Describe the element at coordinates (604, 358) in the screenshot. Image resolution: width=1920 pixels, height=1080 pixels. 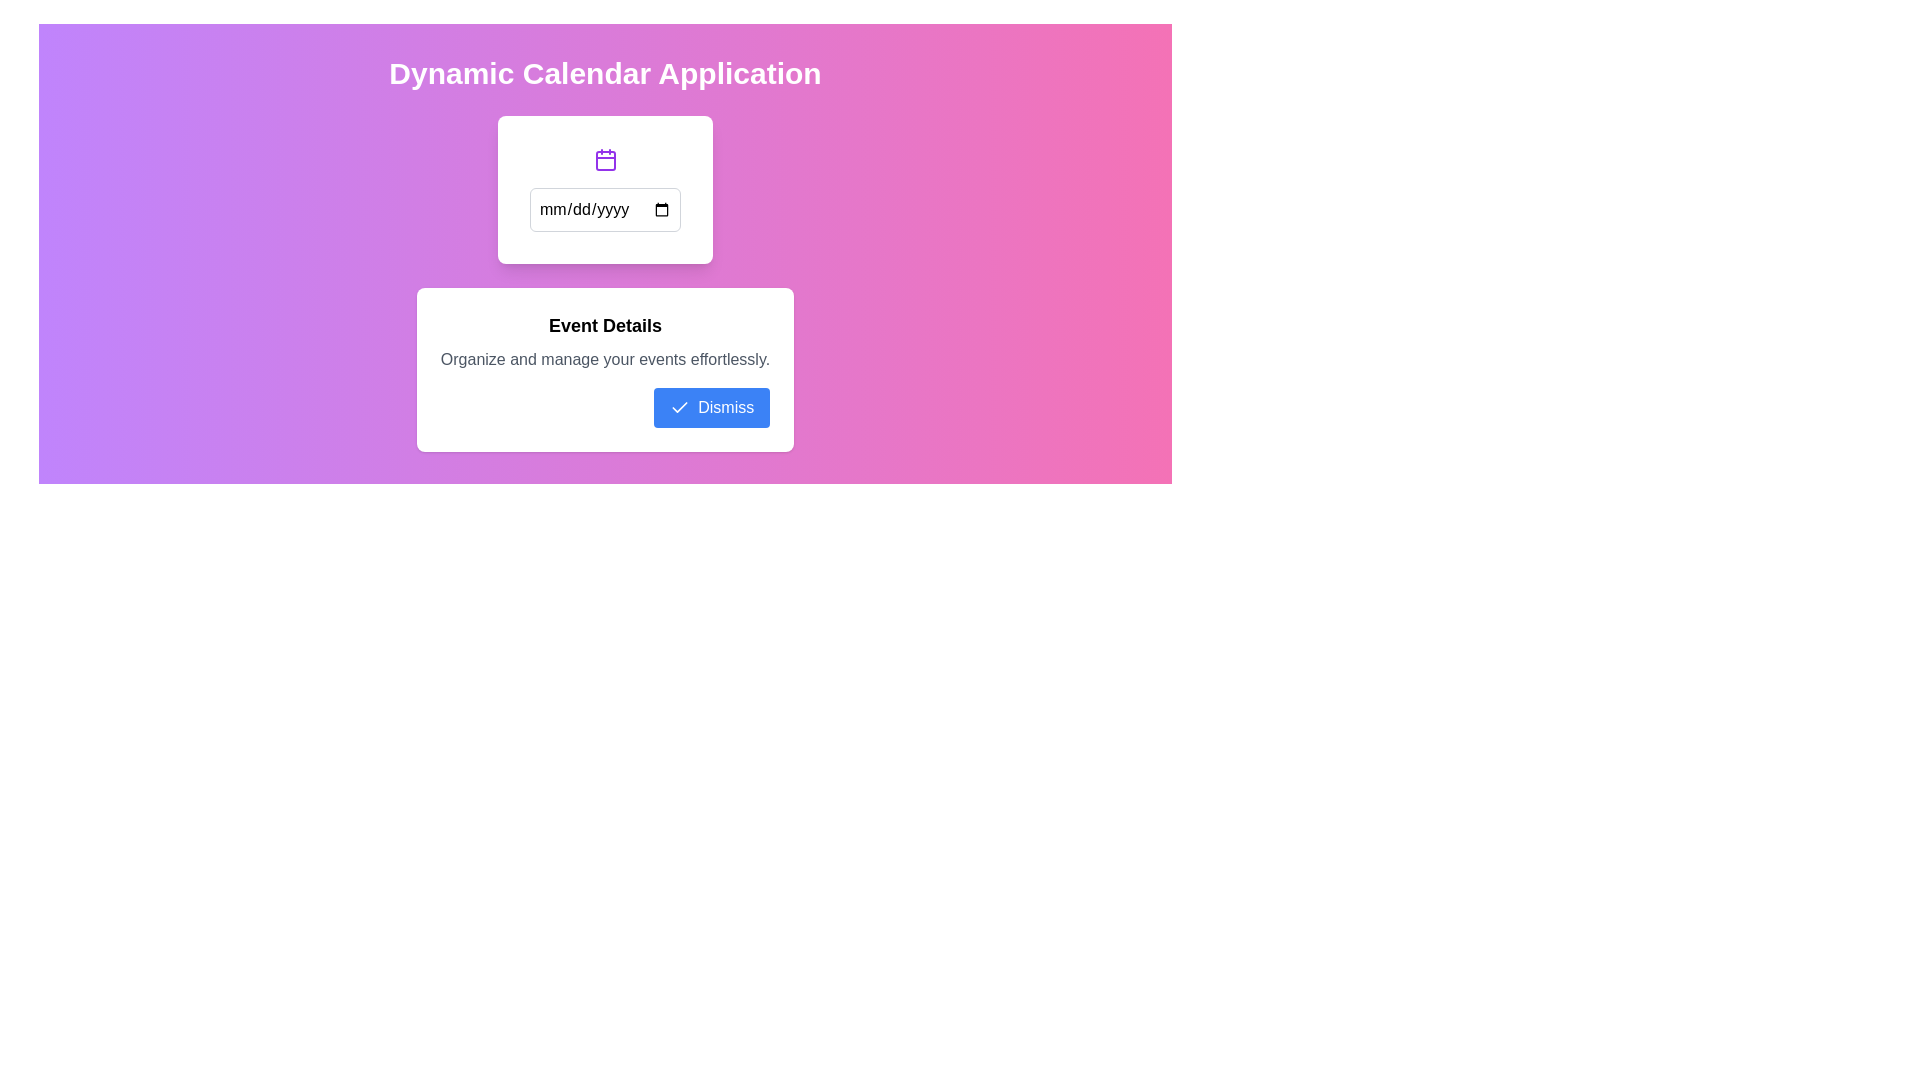
I see `informative text block providing guidance on managing events, located below the title in the 'Event Details' card` at that location.